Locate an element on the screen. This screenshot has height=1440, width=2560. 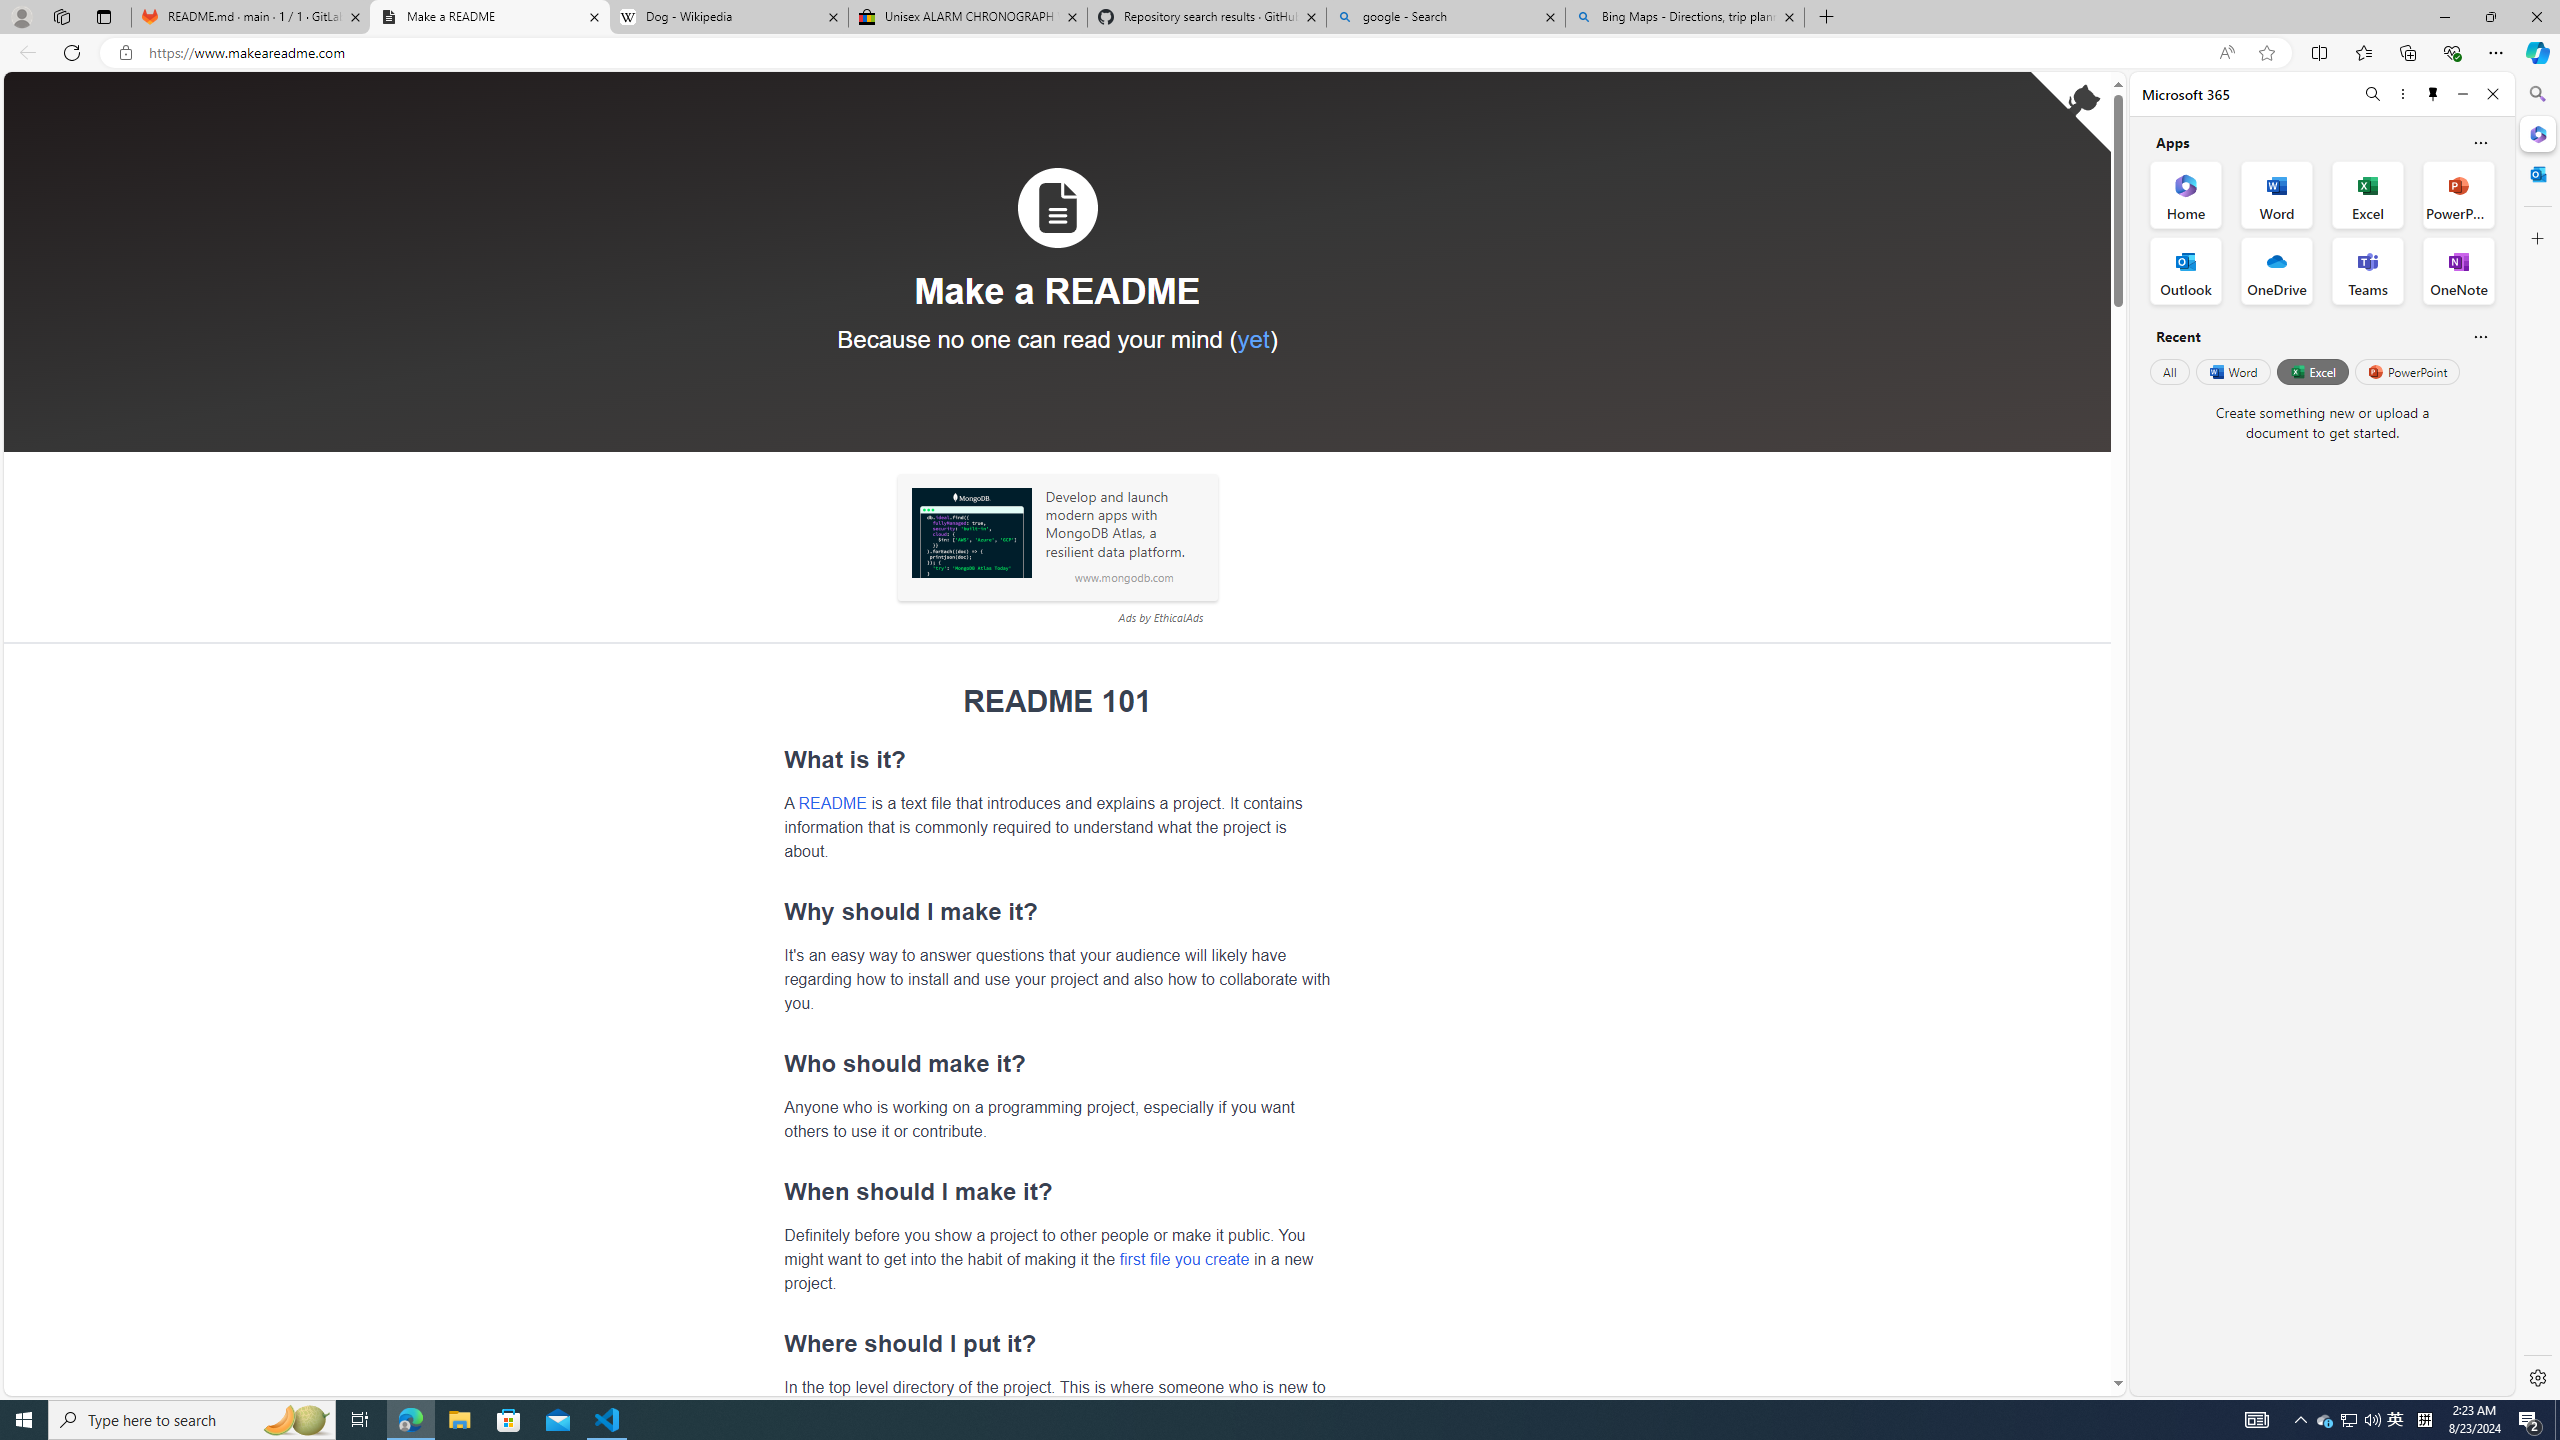
'All' is located at coordinates (2168, 371).